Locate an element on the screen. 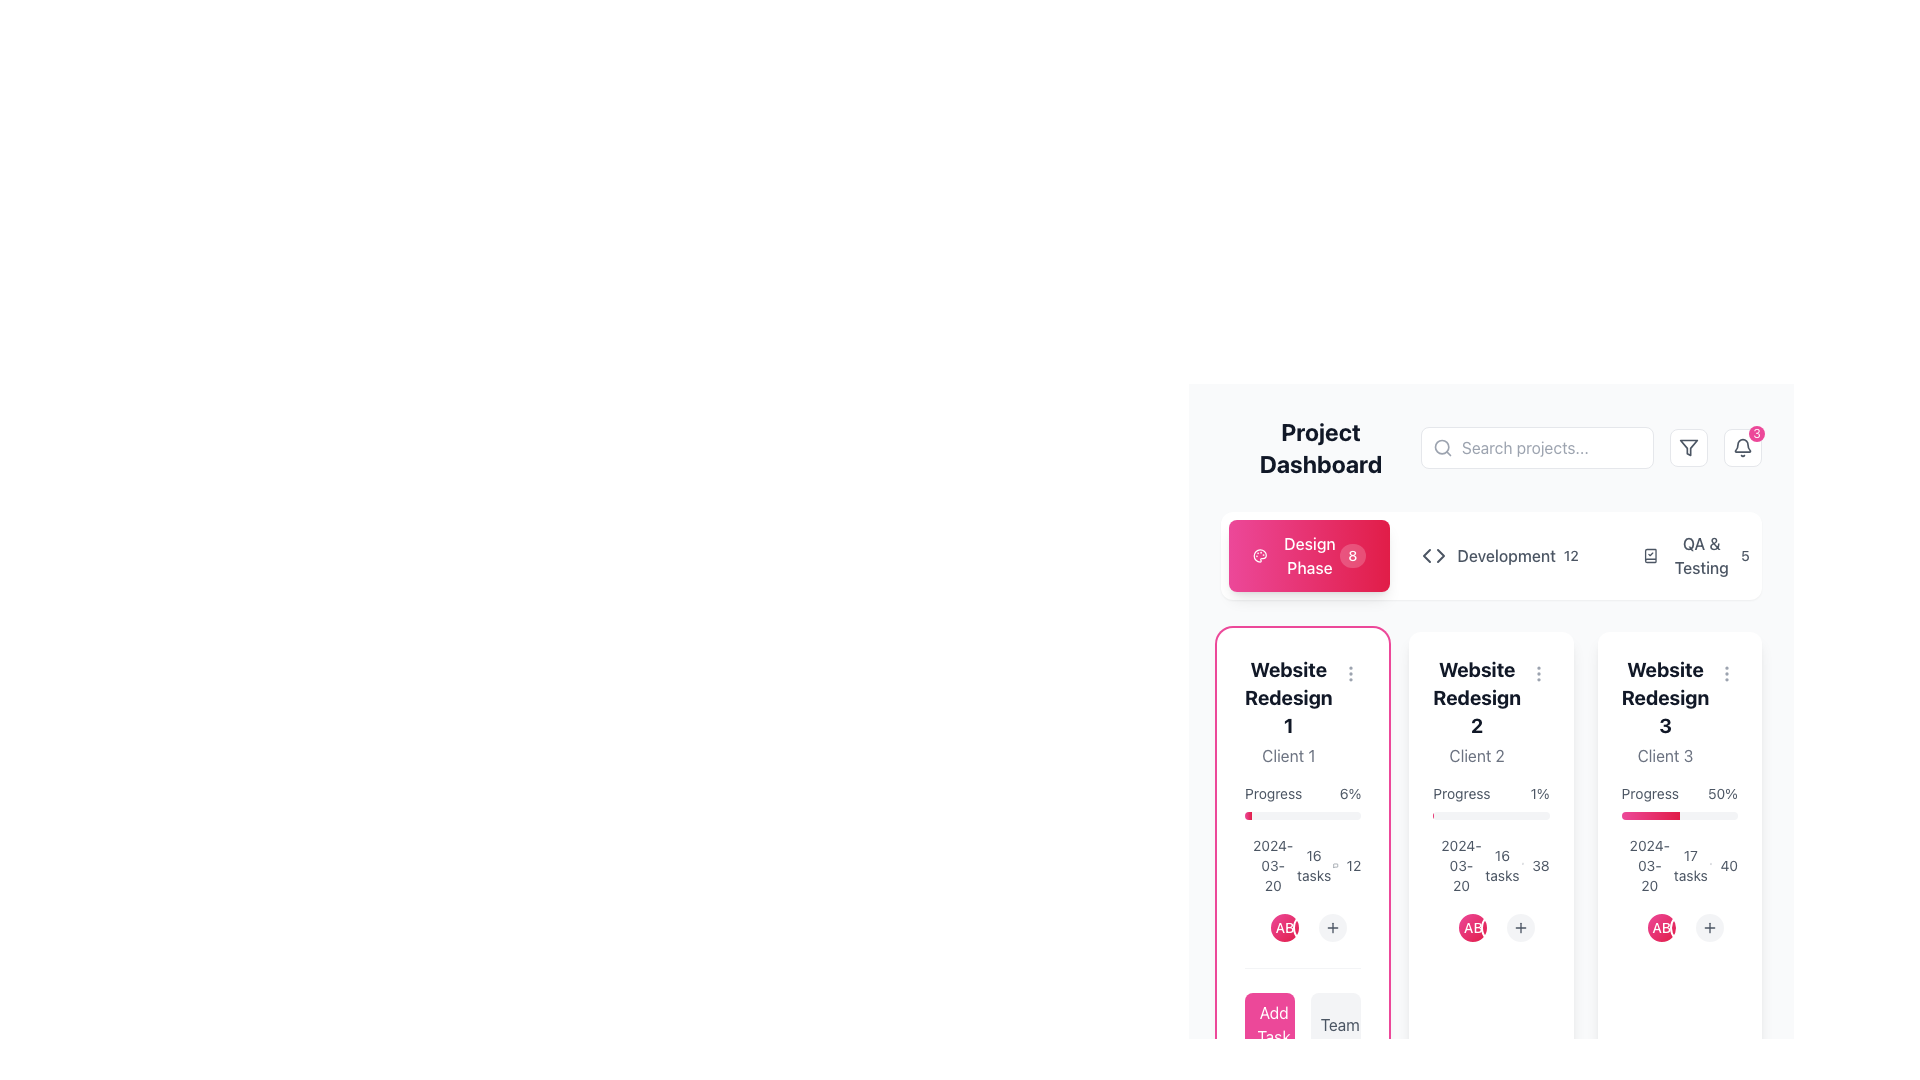 Image resolution: width=1920 pixels, height=1080 pixels. the third circular avatar located in the bottom left corner of the 'Website Redesign 1' card is located at coordinates (1309, 928).